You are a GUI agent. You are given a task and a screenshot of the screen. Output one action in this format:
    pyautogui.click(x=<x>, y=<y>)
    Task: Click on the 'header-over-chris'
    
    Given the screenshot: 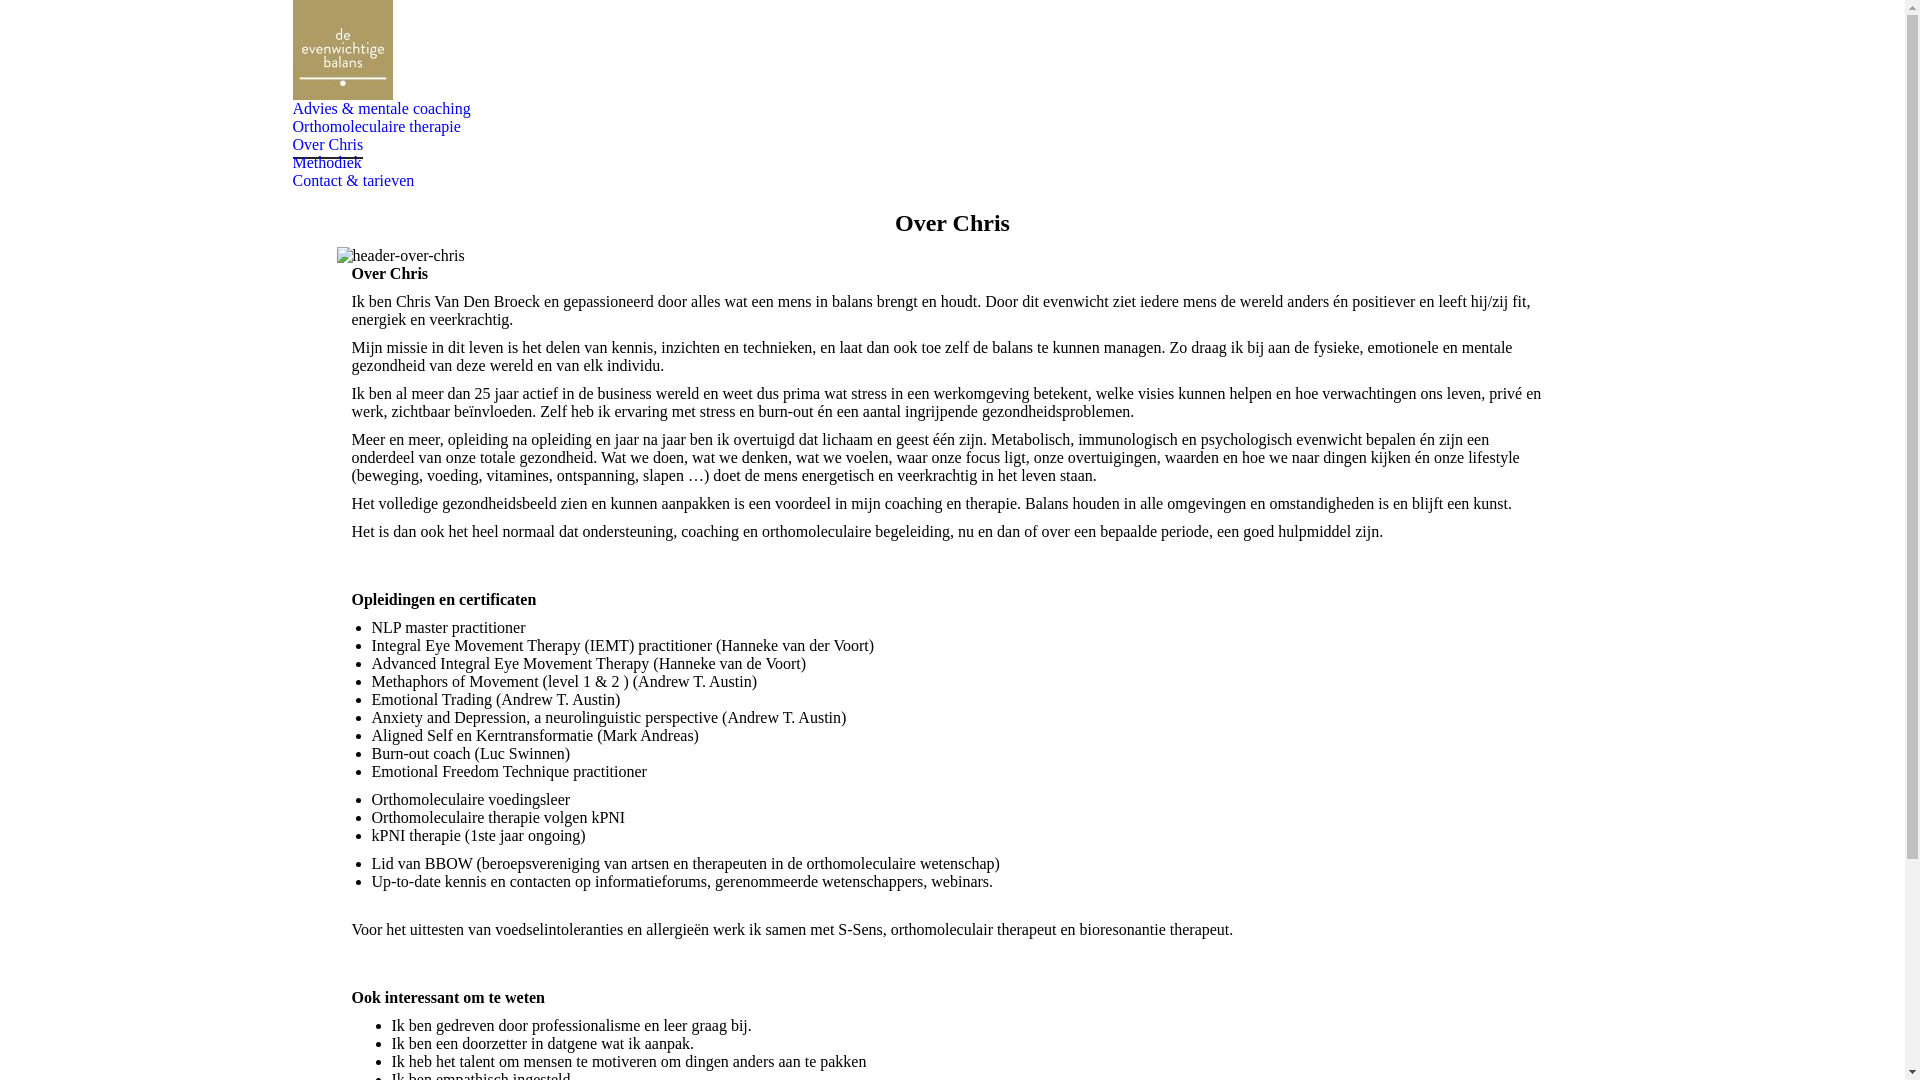 What is the action you would take?
    pyautogui.click(x=399, y=254)
    